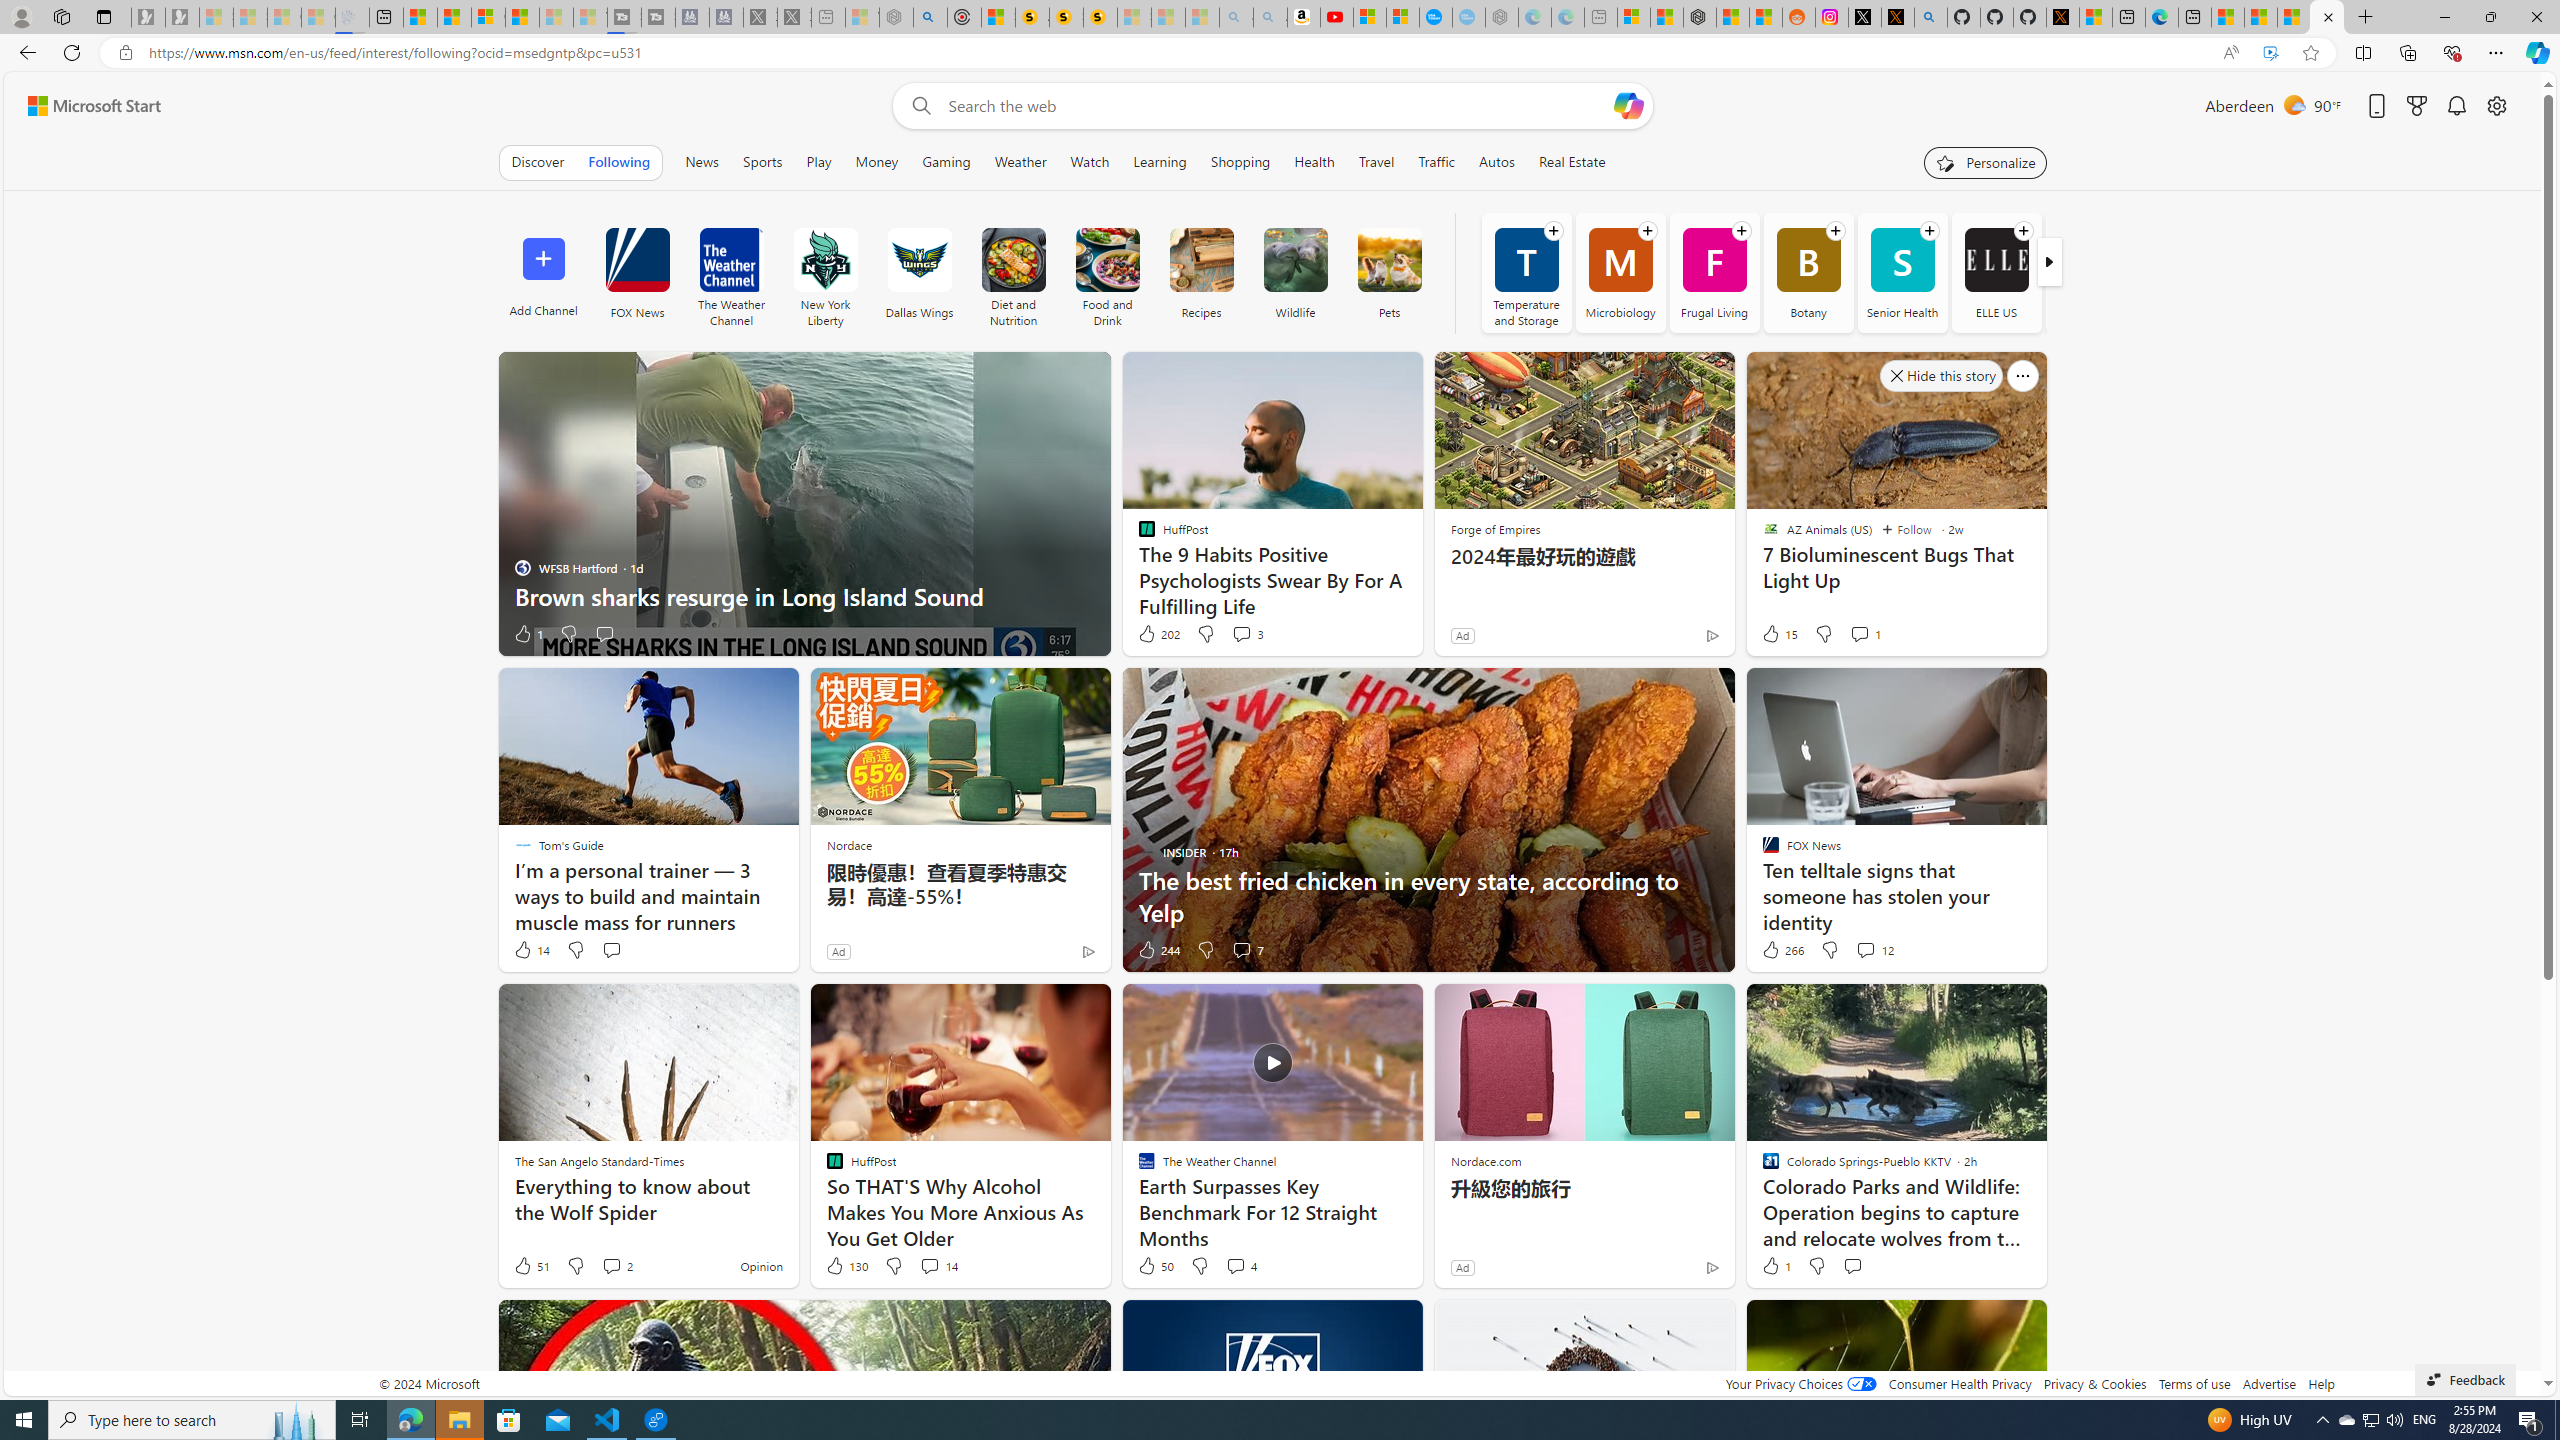 This screenshot has width=2560, height=1440. Describe the element at coordinates (1240, 632) in the screenshot. I see `'View comments 3 Comment'` at that location.